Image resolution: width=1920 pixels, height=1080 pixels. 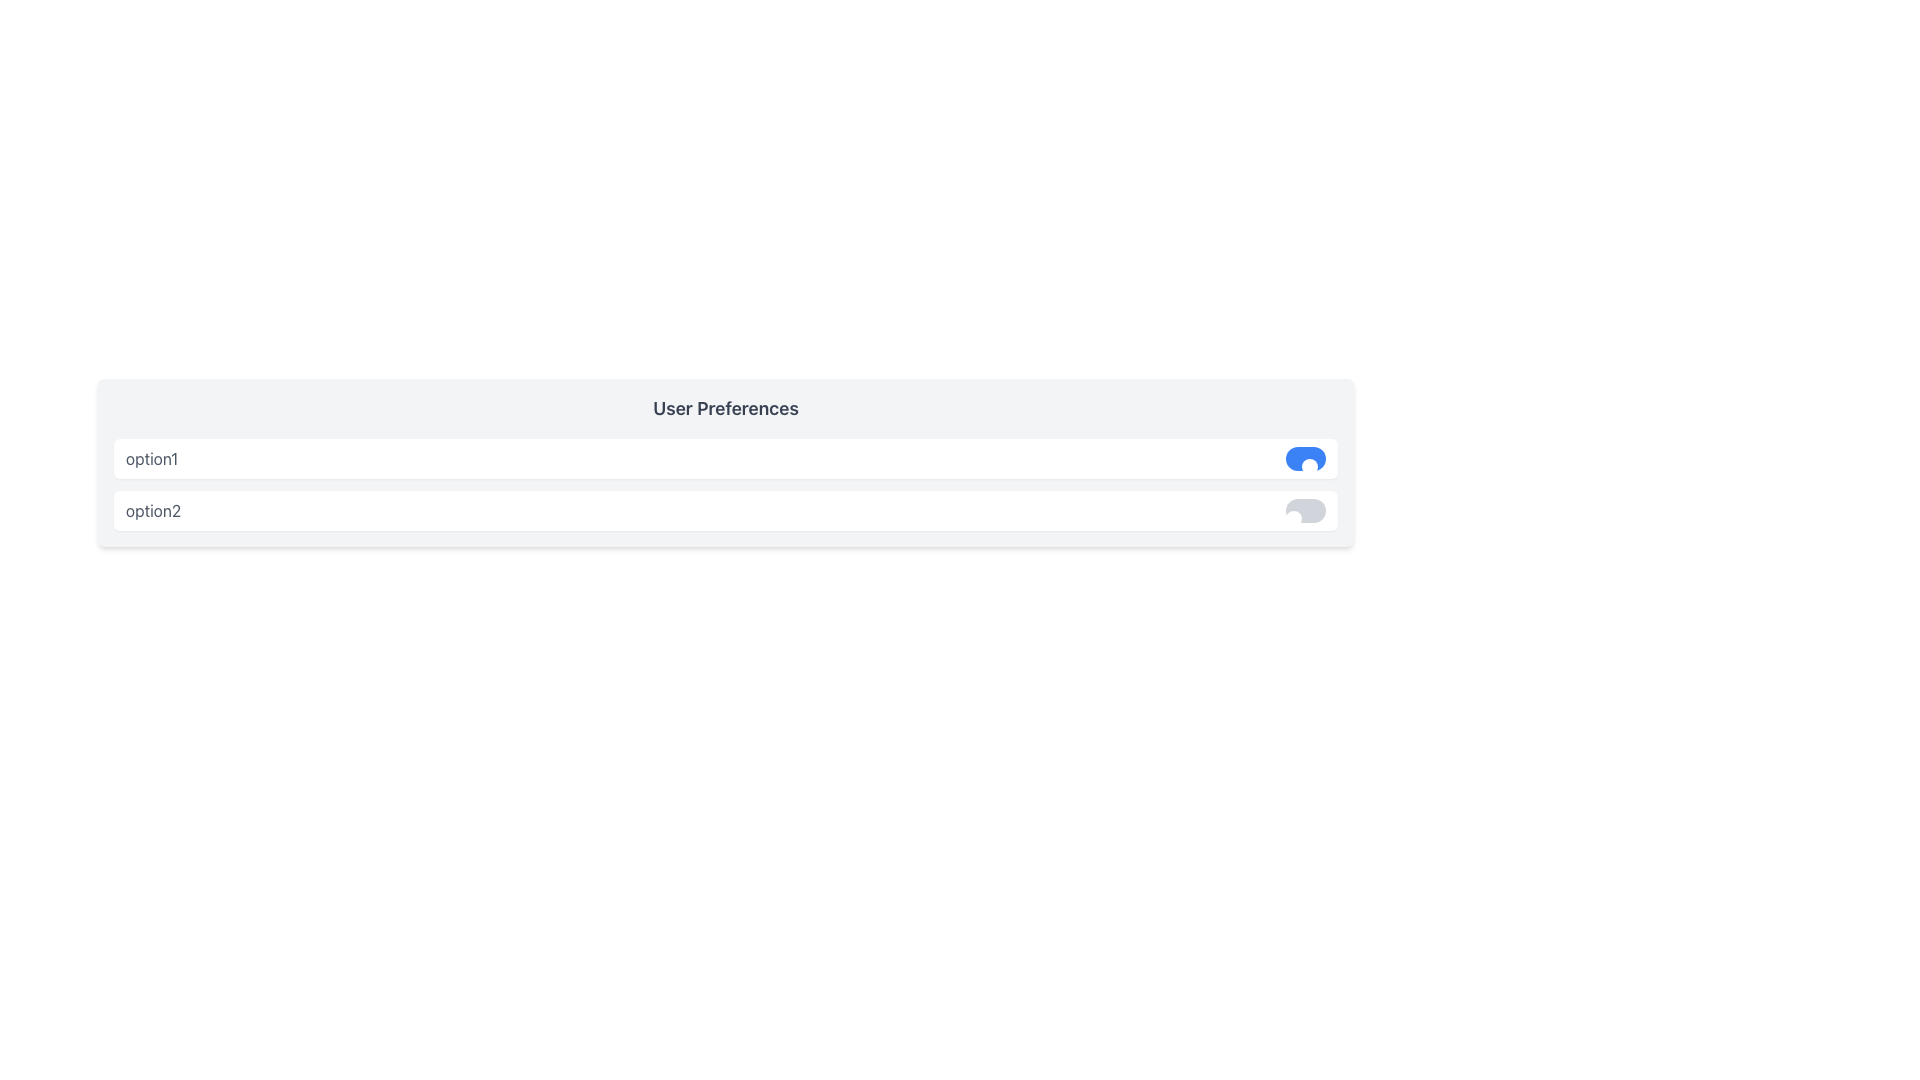 I want to click on the toggle switch for 'option2', located at the far right of the row under the 'User Preferences' header, so click(x=1305, y=509).